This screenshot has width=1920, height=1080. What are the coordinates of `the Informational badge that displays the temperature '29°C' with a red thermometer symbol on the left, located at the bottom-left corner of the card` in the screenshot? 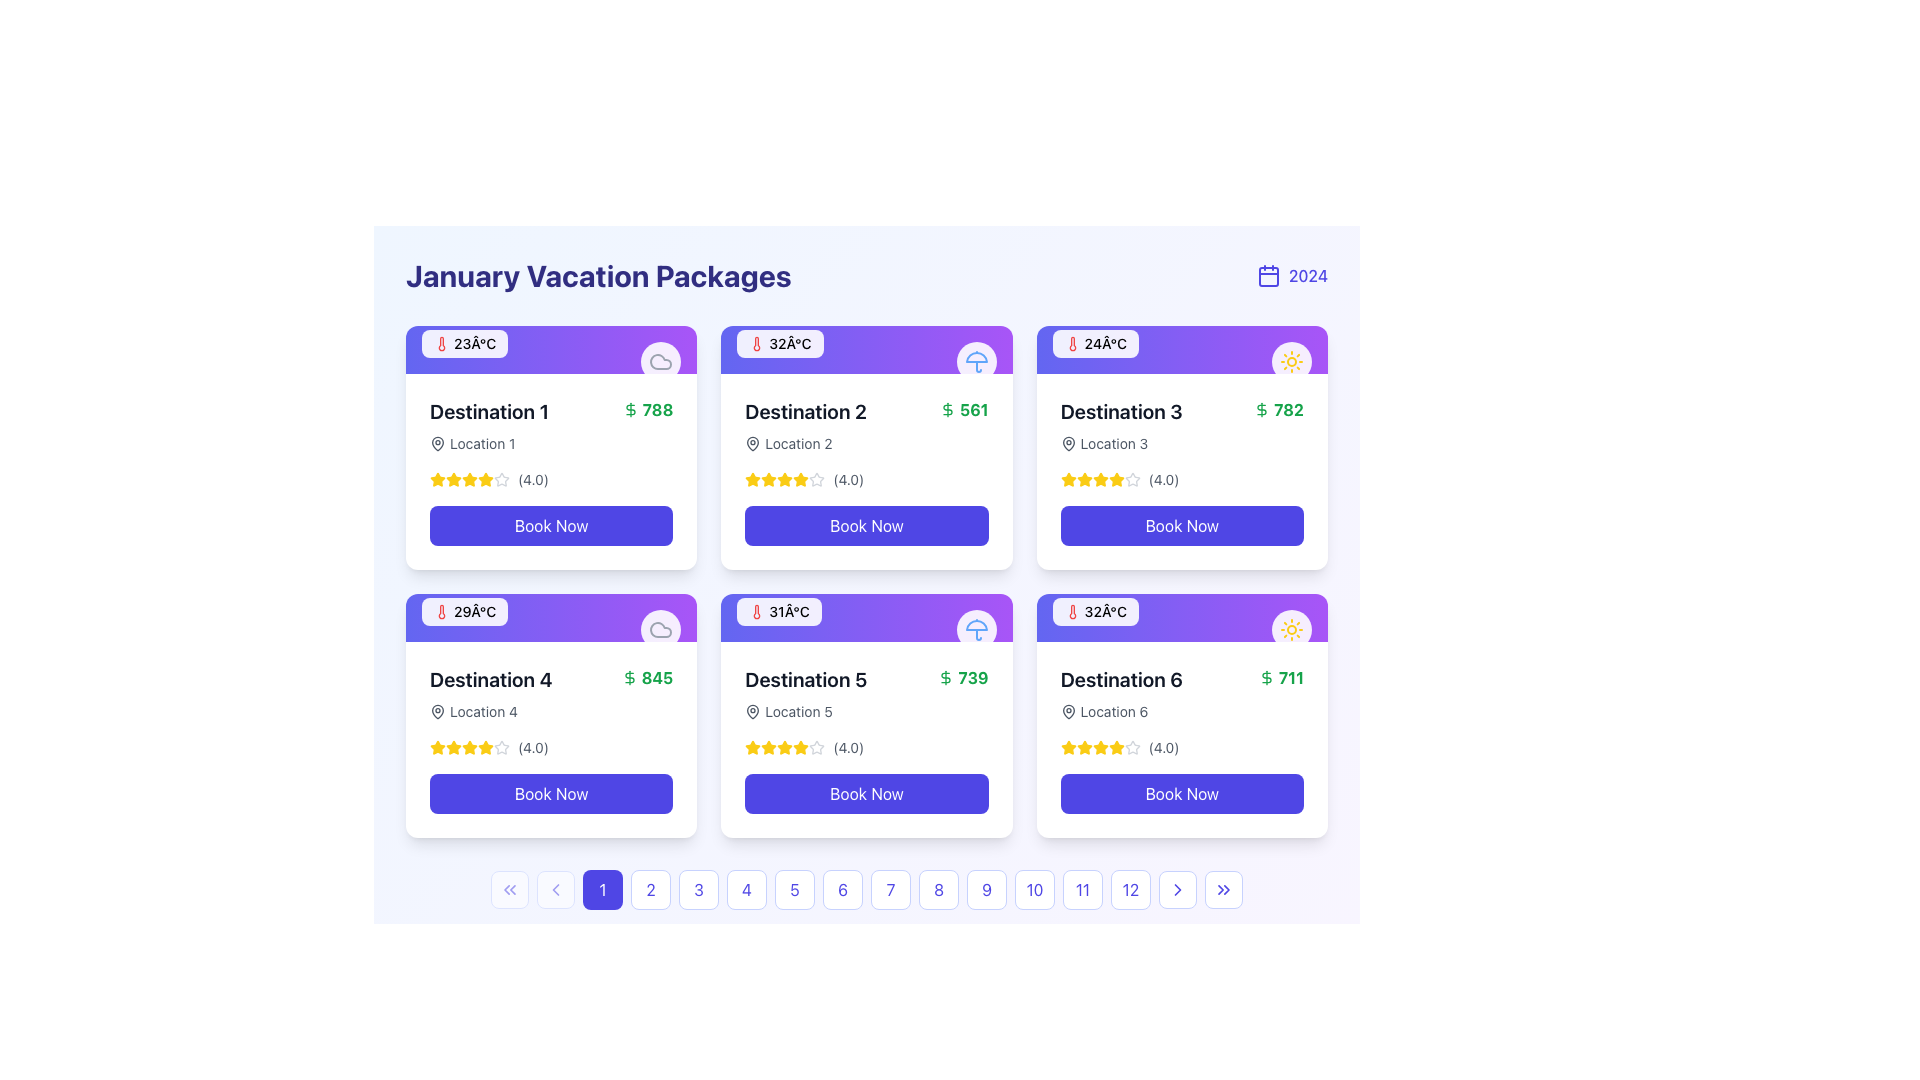 It's located at (464, 611).